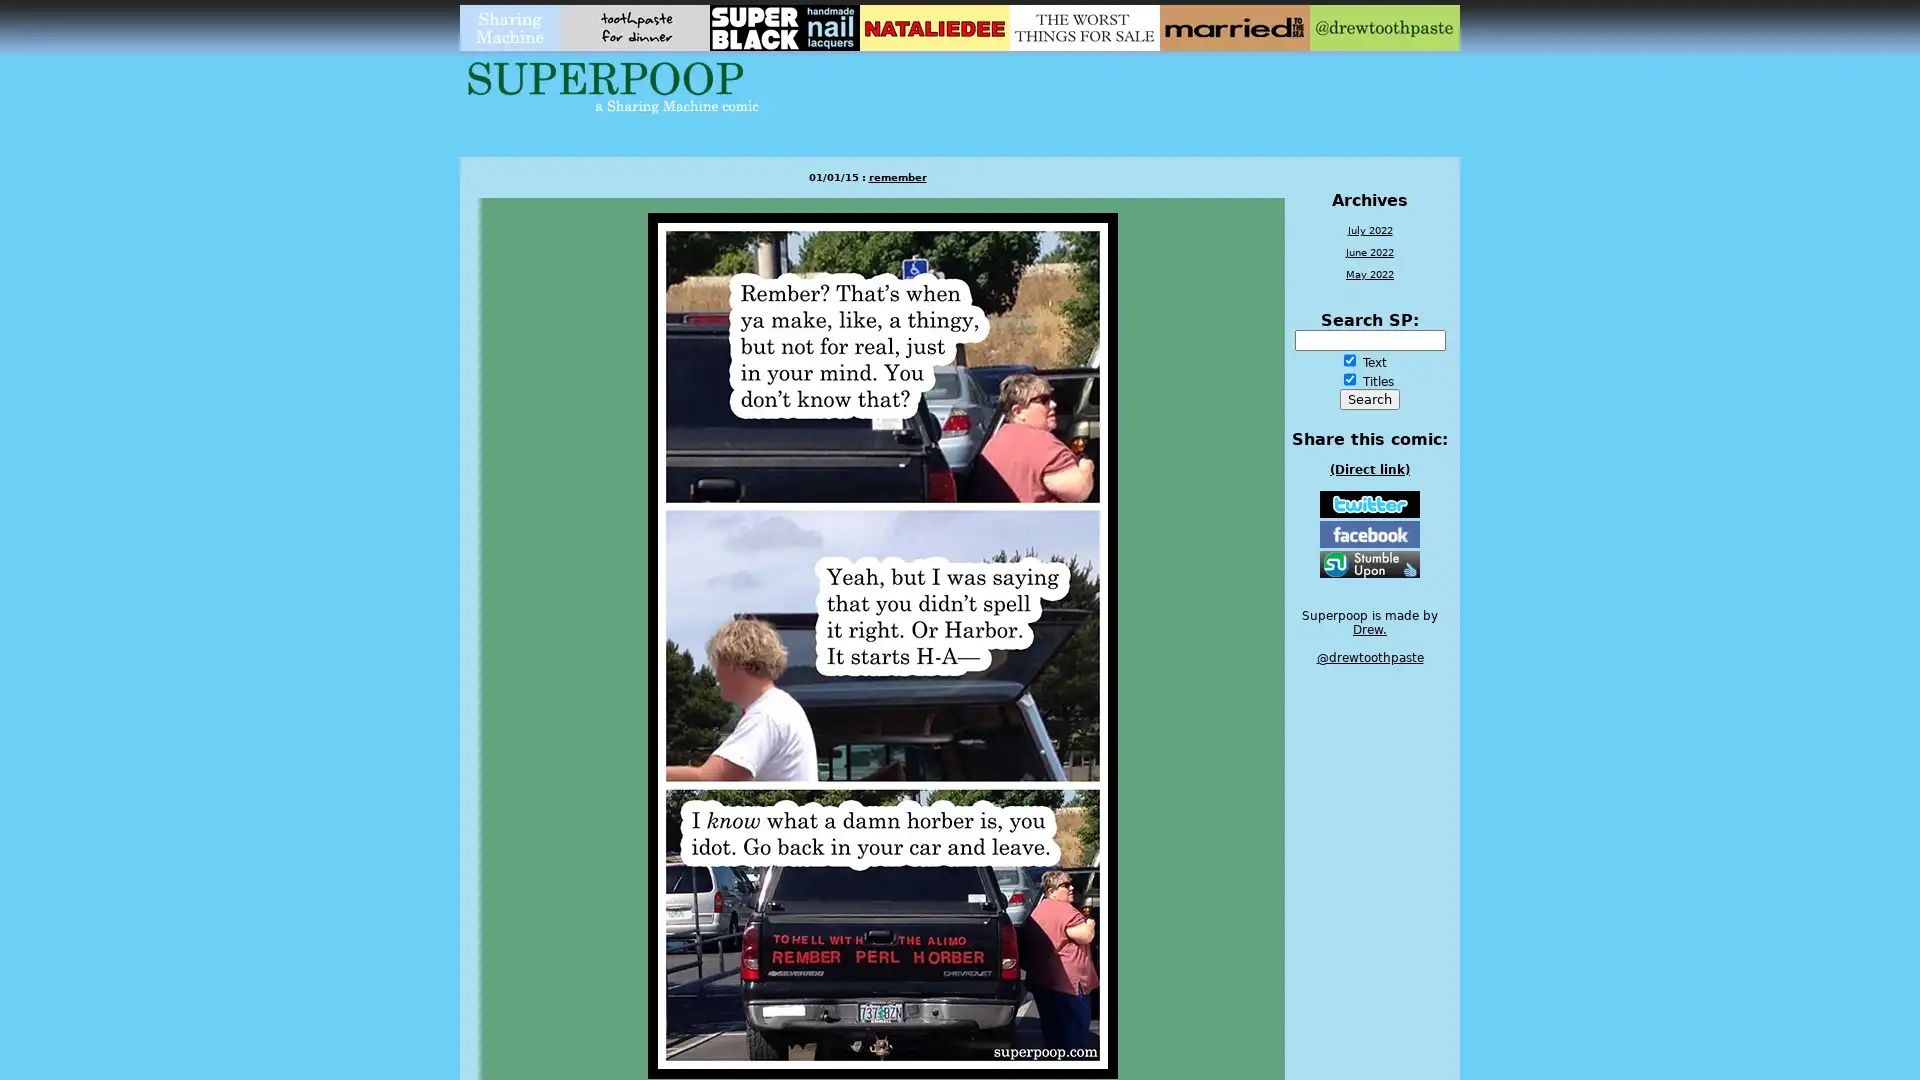 This screenshot has width=1920, height=1080. I want to click on Search, so click(1368, 399).